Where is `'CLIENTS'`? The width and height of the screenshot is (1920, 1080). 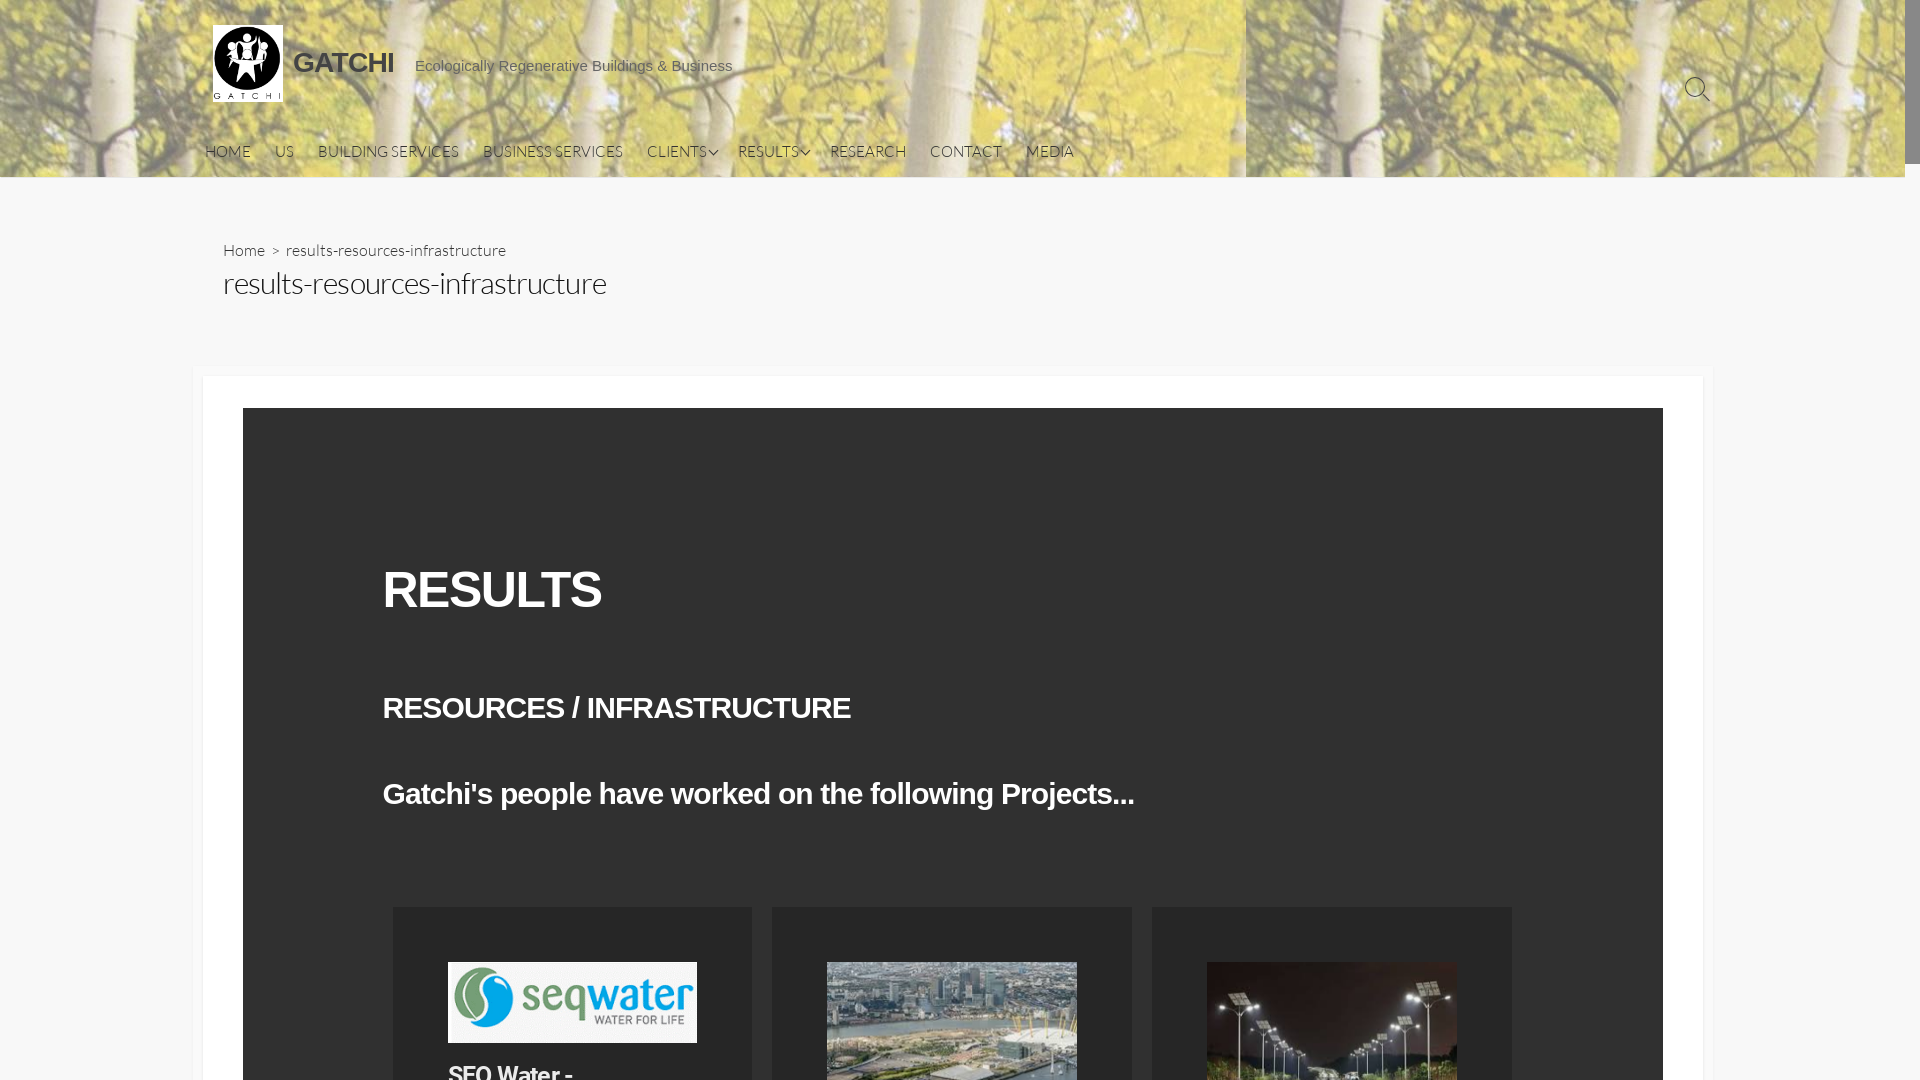 'CLIENTS' is located at coordinates (632, 150).